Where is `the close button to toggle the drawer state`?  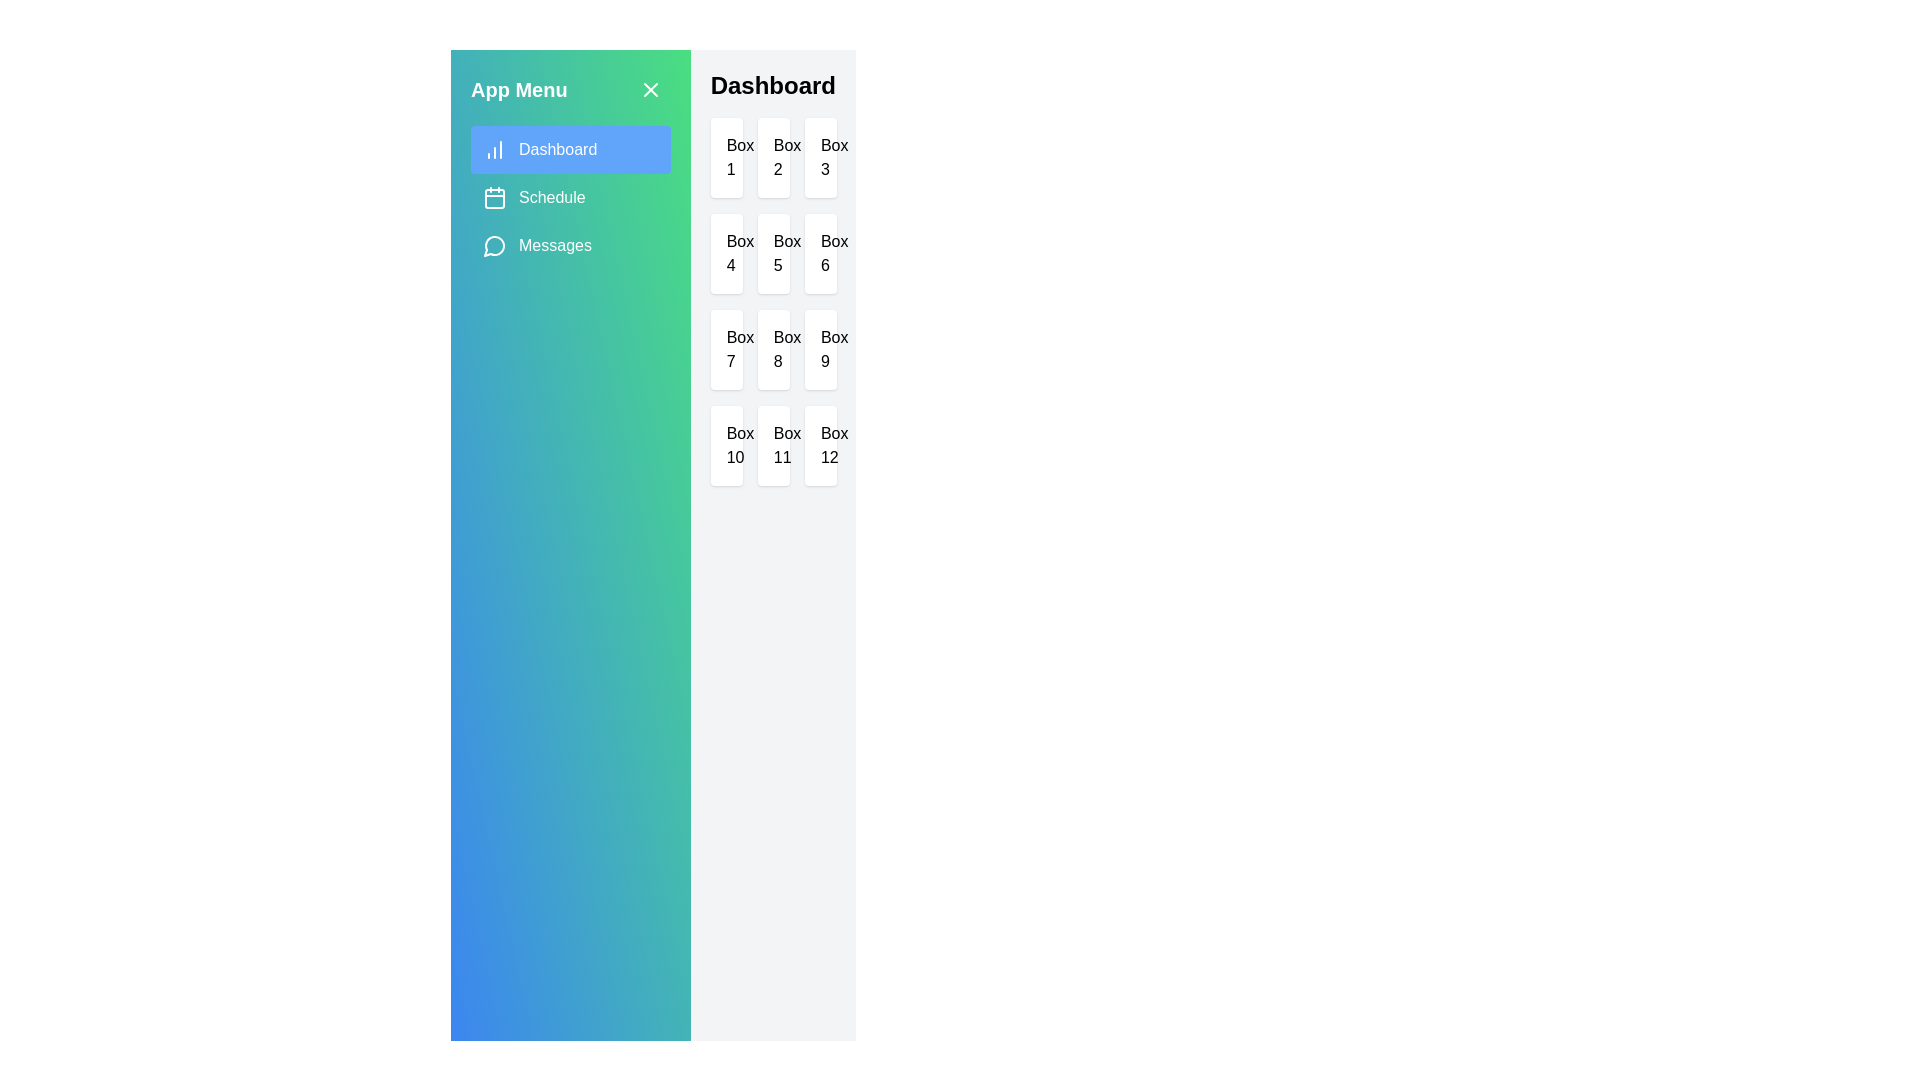 the close button to toggle the drawer state is located at coordinates (649, 88).